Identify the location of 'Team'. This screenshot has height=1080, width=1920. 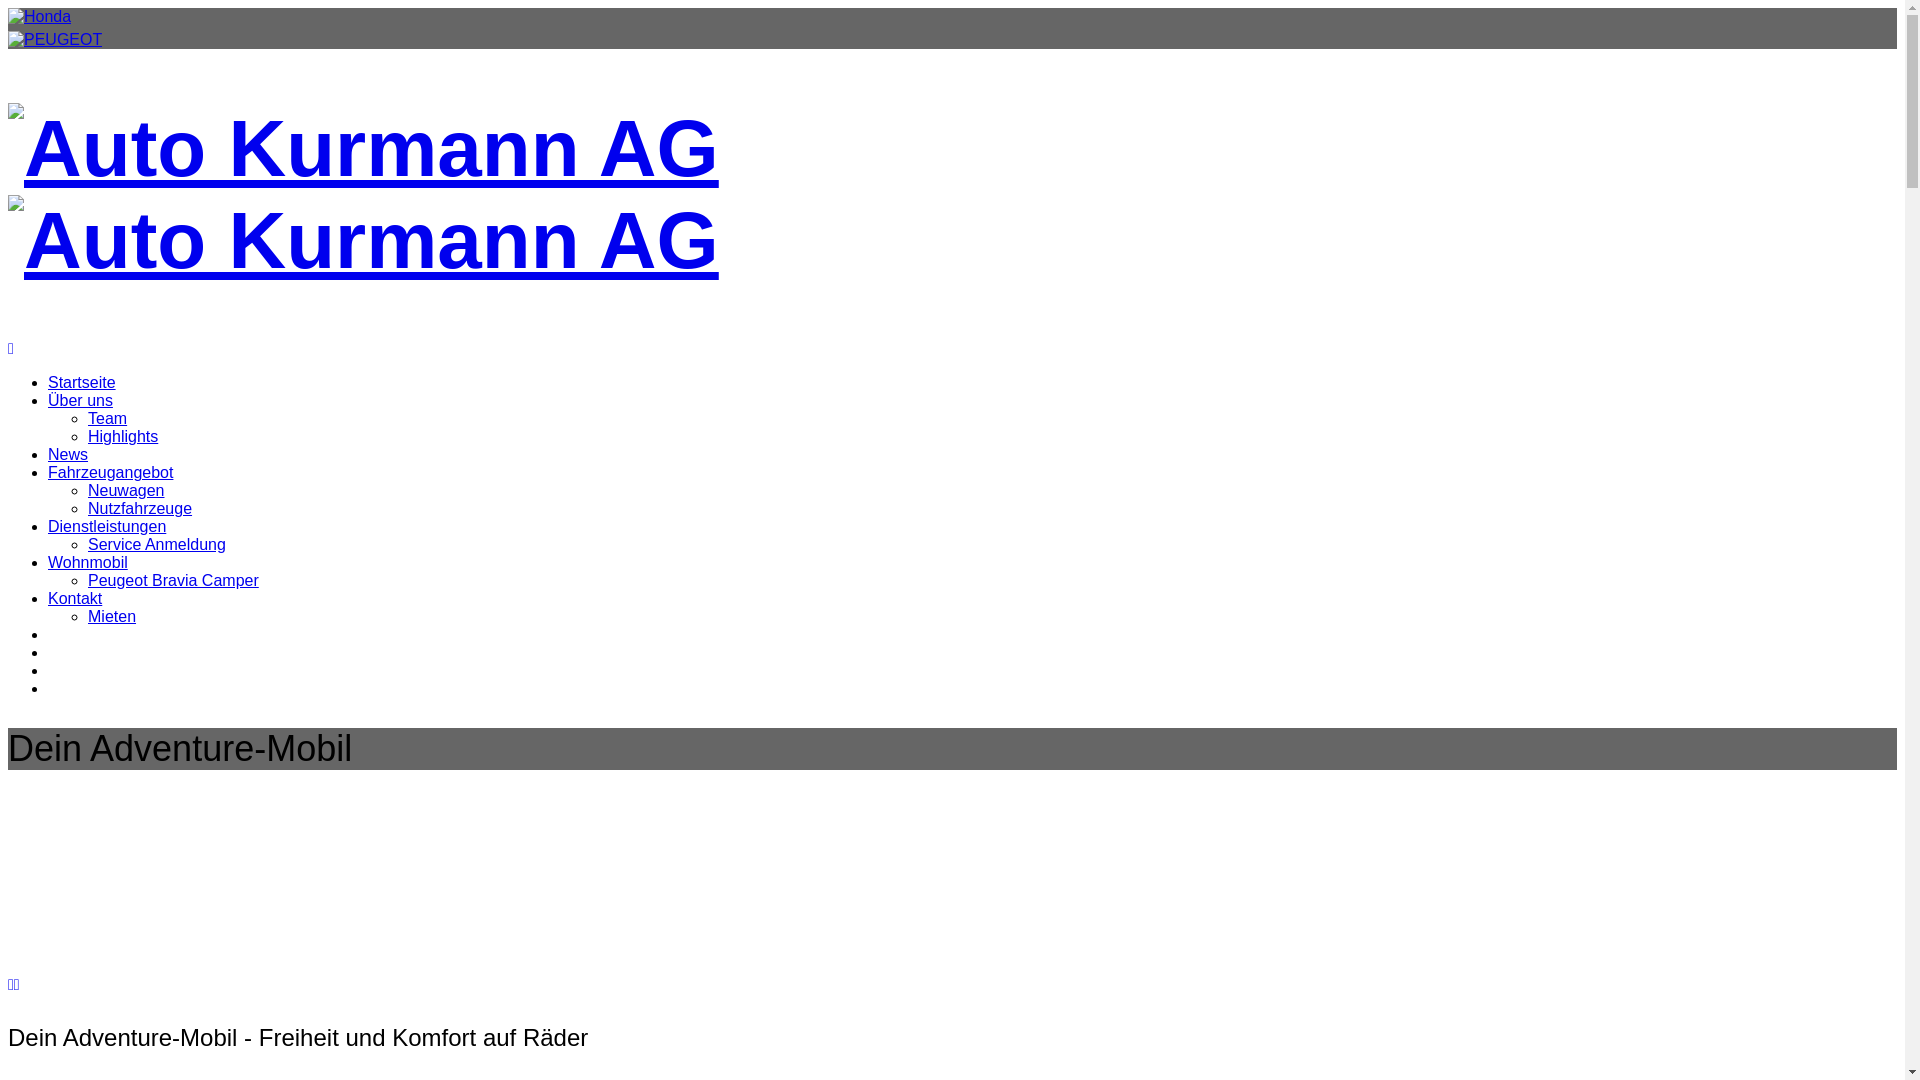
(86, 417).